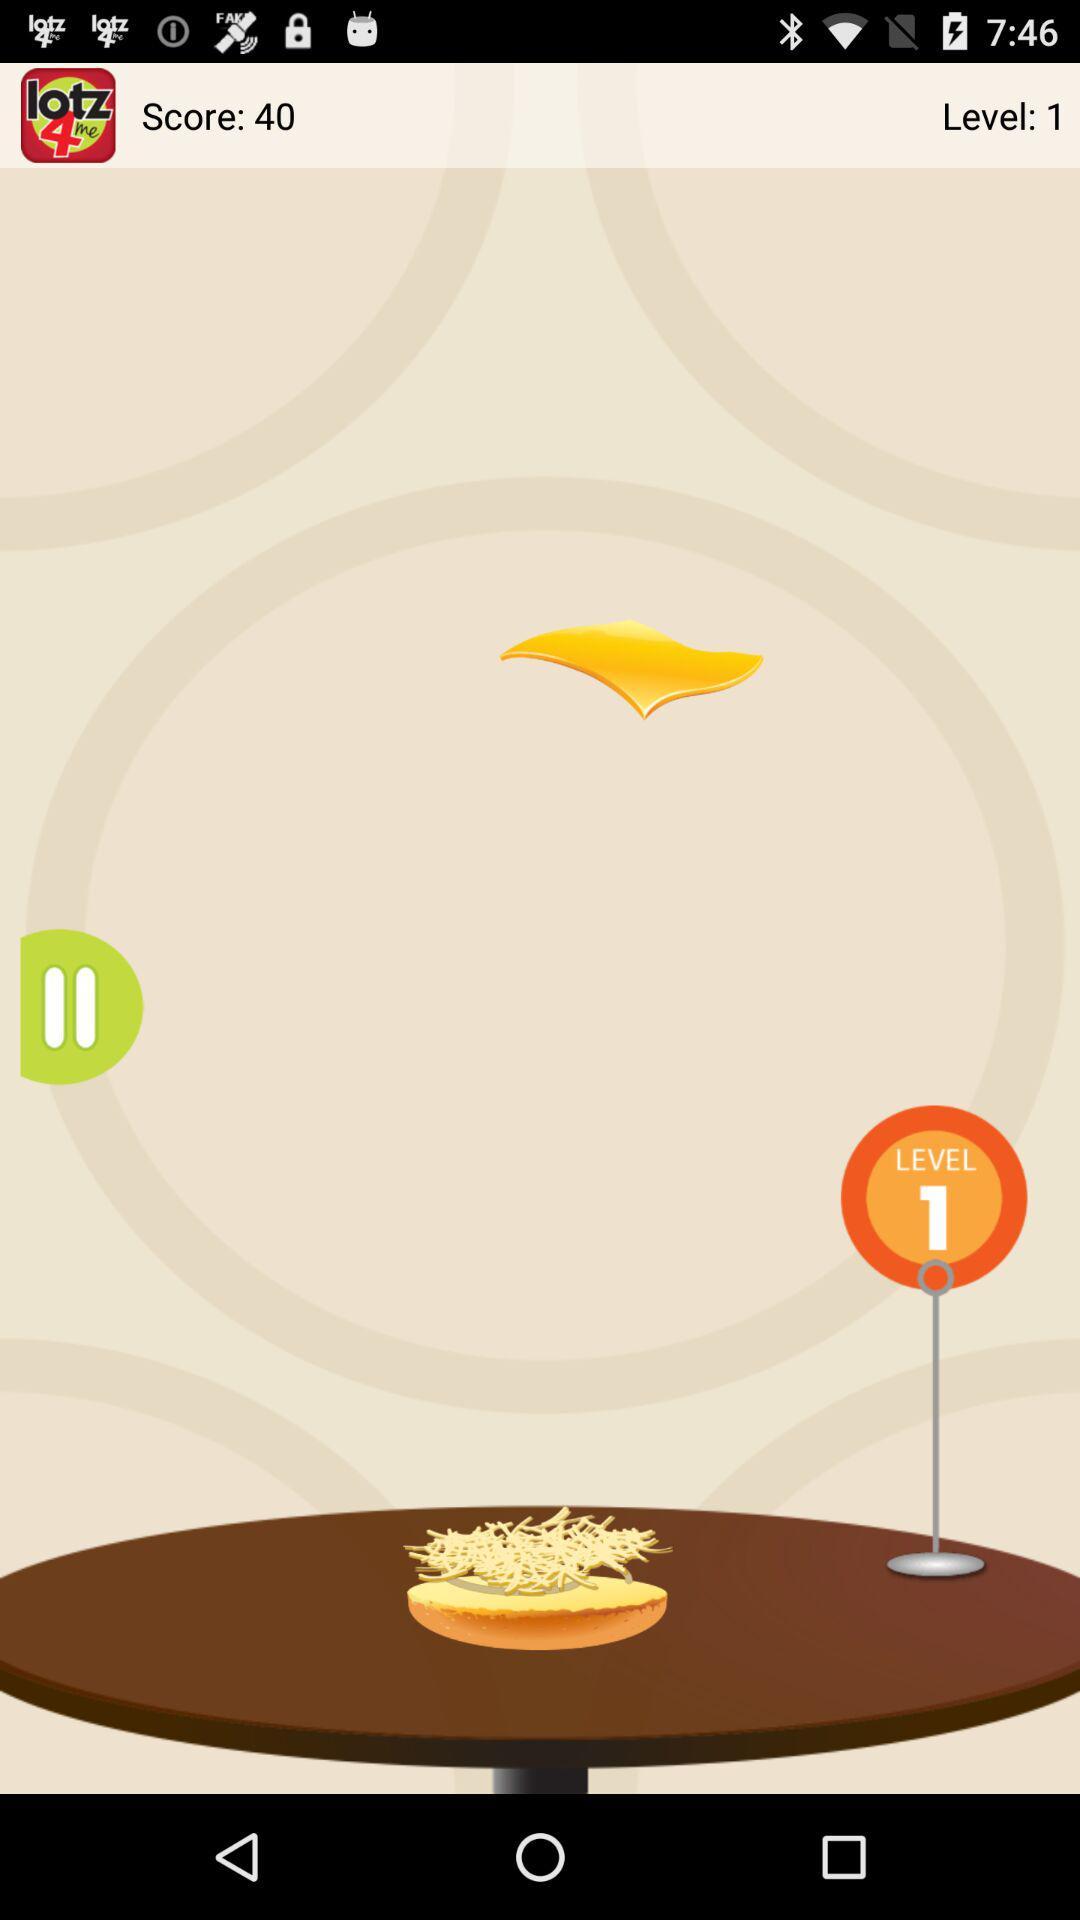  What do you see at coordinates (91, 1007) in the screenshot?
I see `pause the reproduction` at bounding box center [91, 1007].